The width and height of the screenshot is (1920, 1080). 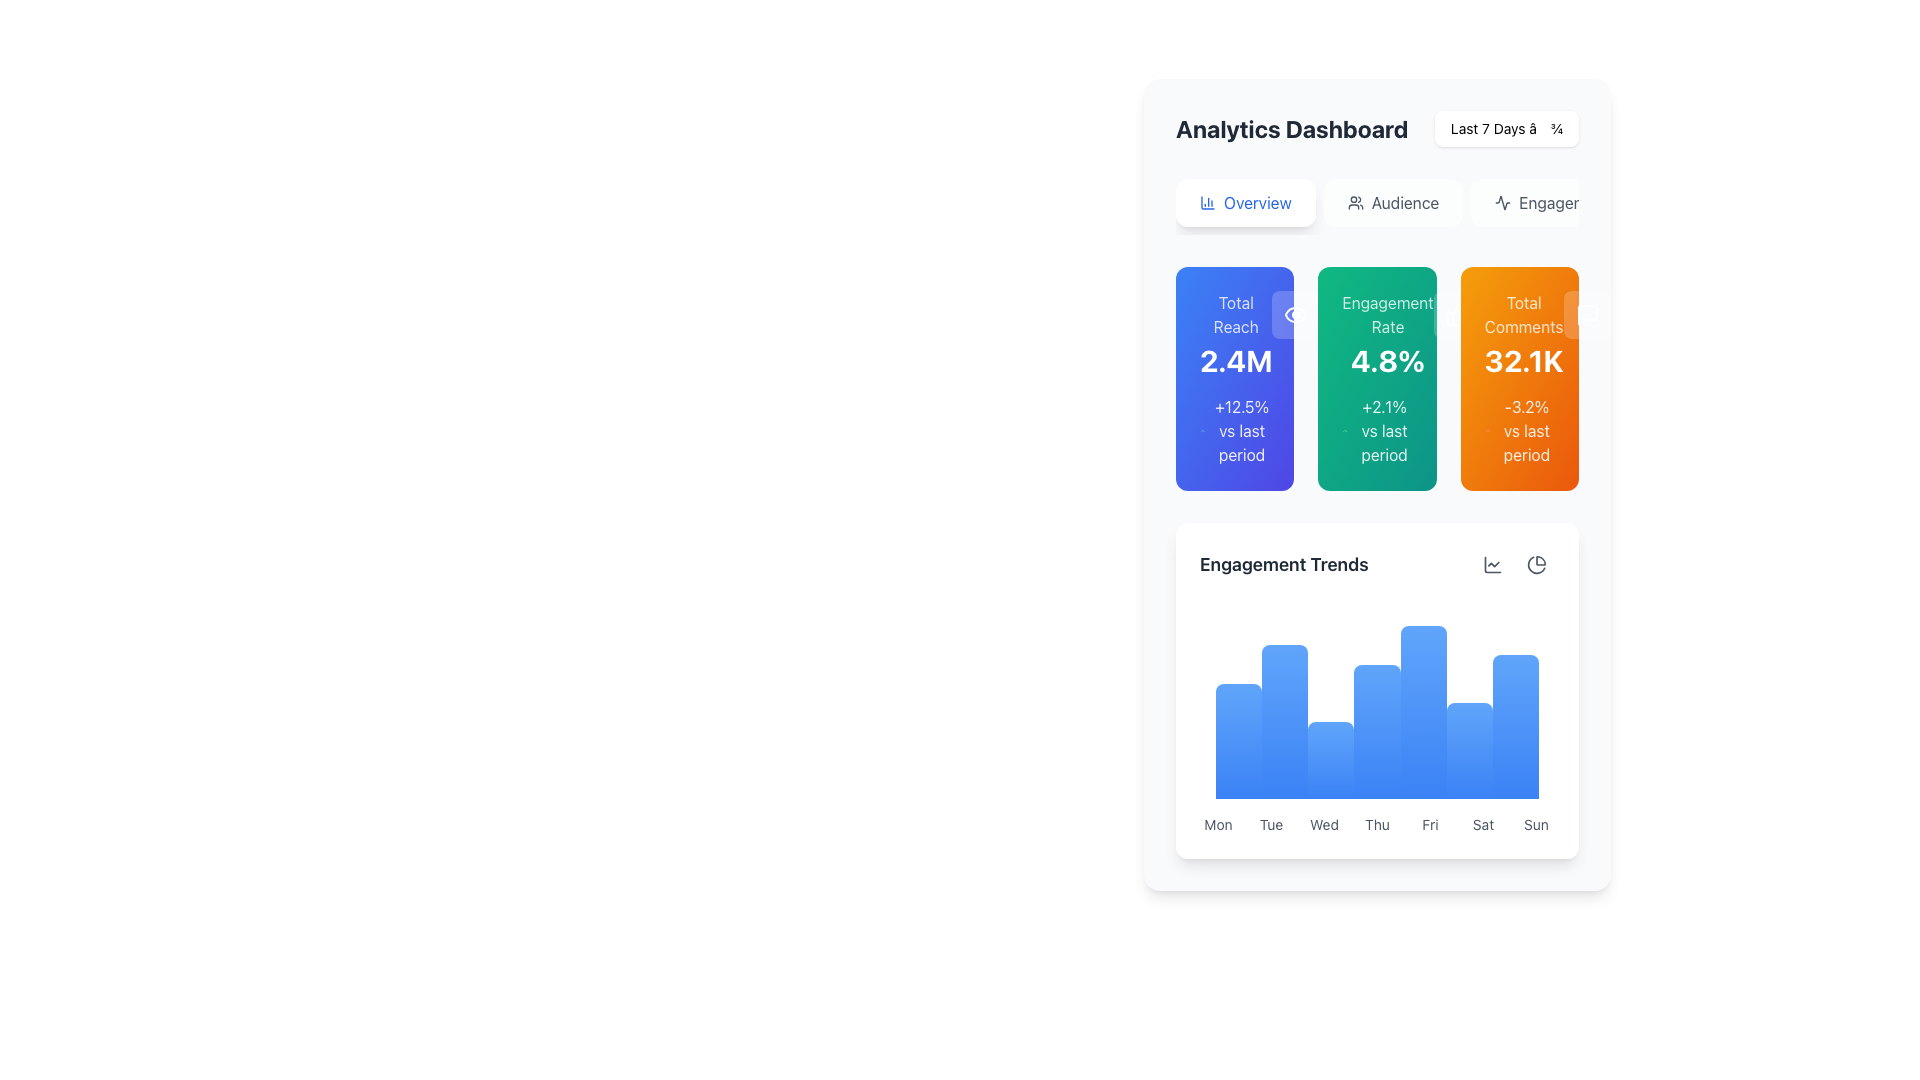 I want to click on the icon button resembling a line chart, styled with a light gray outline, so click(x=1492, y=564).